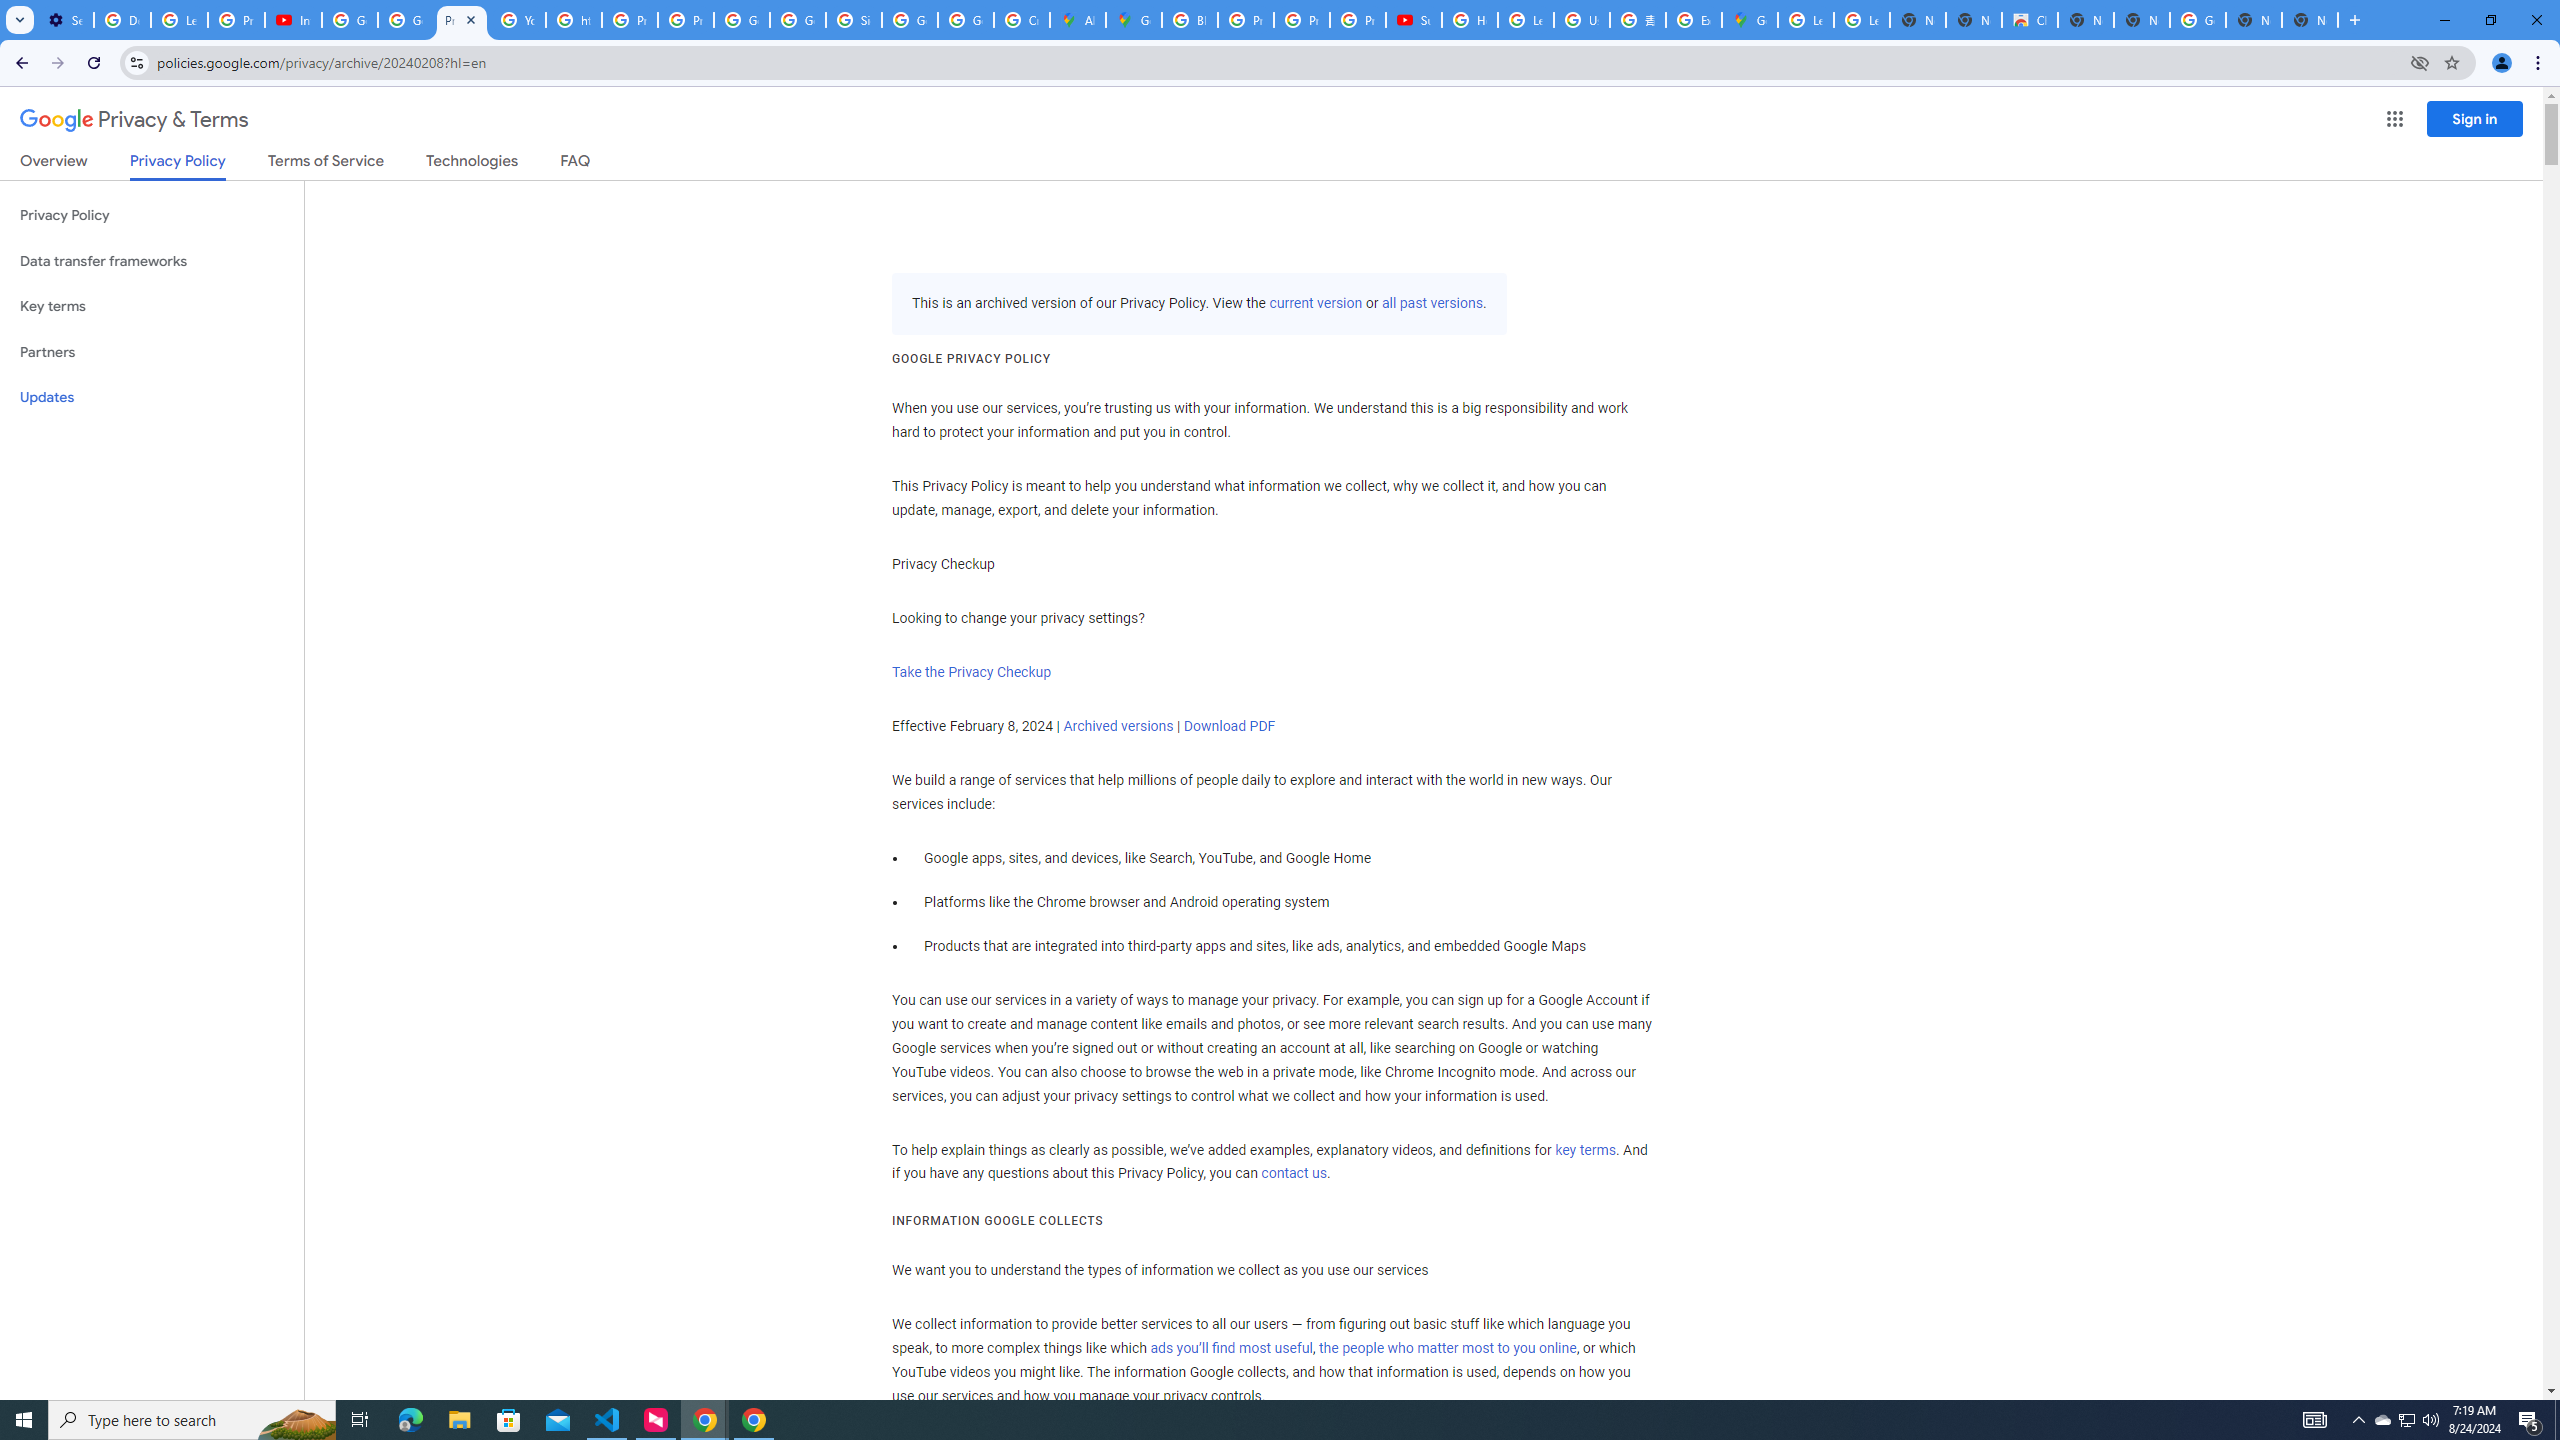 The image size is (2560, 1440). I want to click on 'Settings - Customize profile', so click(65, 19).